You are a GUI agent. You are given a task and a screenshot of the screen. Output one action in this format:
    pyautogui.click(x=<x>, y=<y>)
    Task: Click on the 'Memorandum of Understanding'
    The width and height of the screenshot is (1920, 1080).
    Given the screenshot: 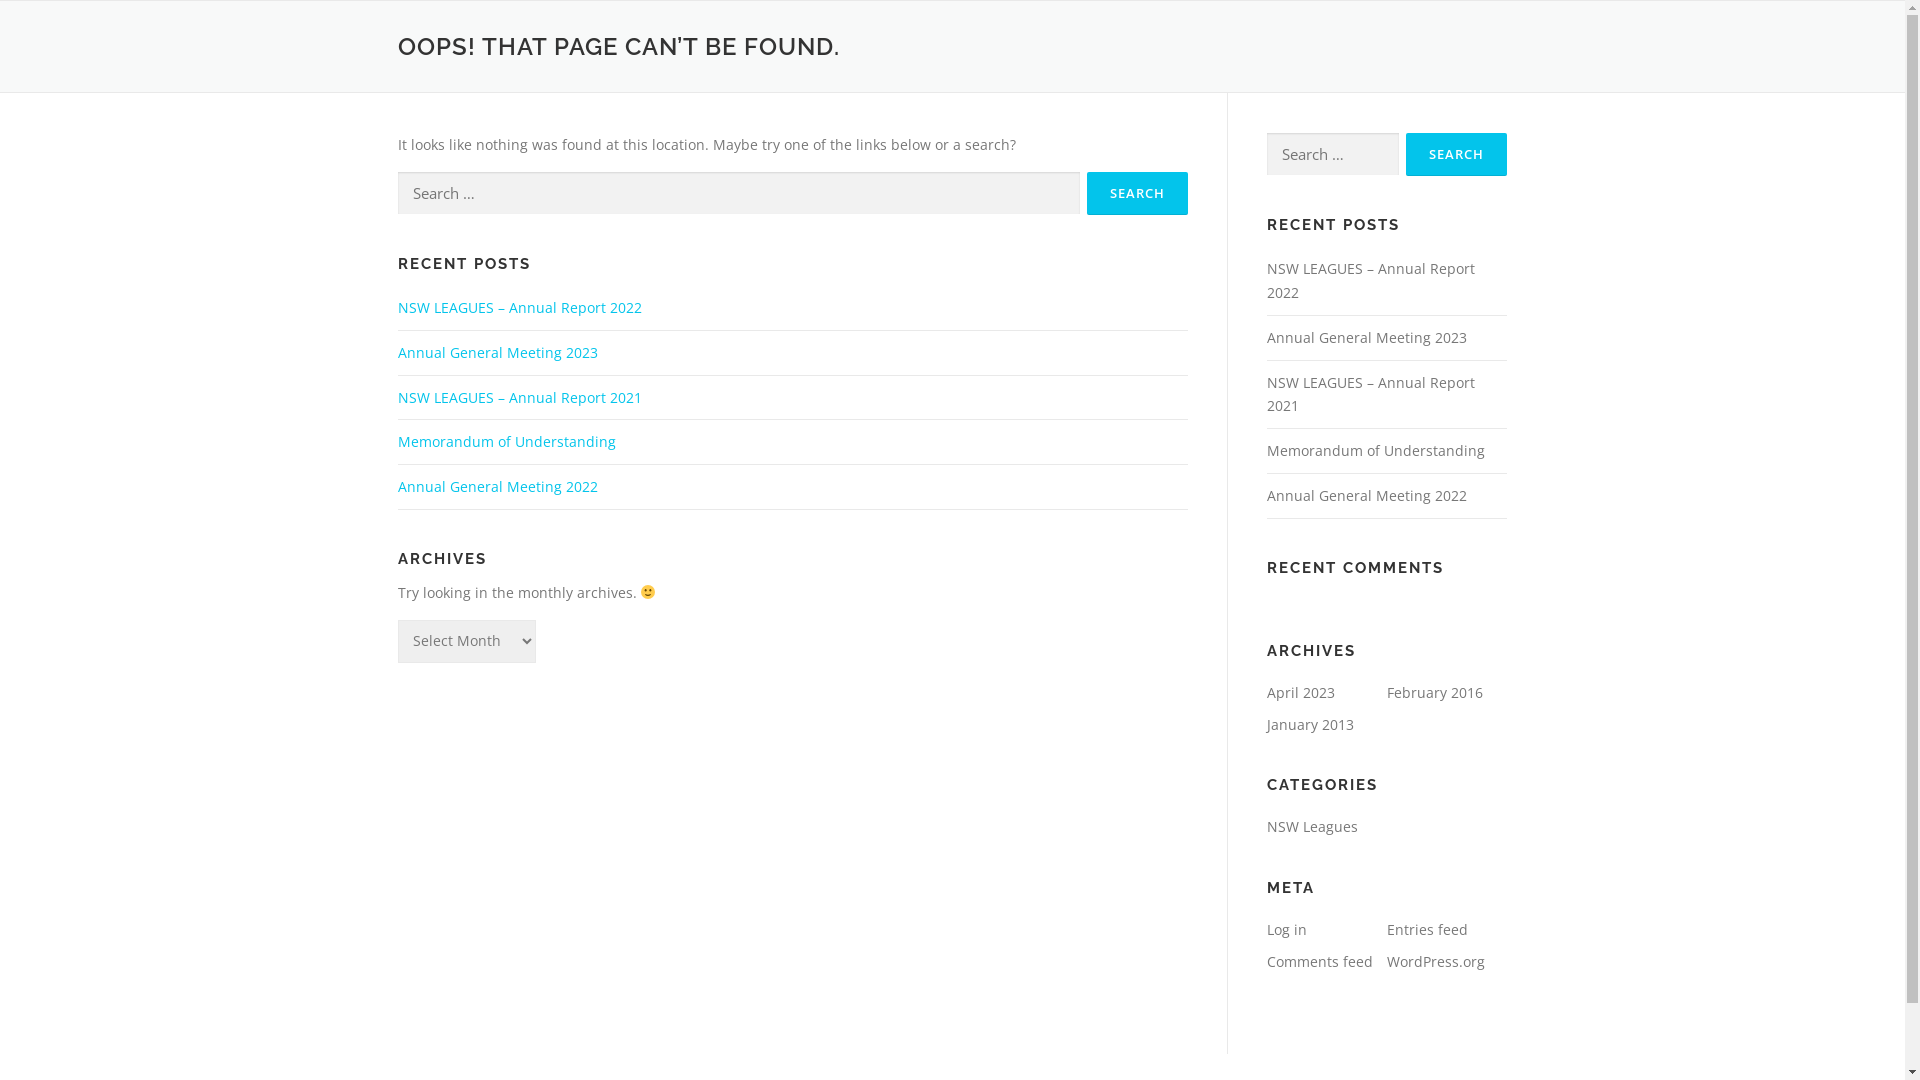 What is the action you would take?
    pyautogui.click(x=1373, y=450)
    